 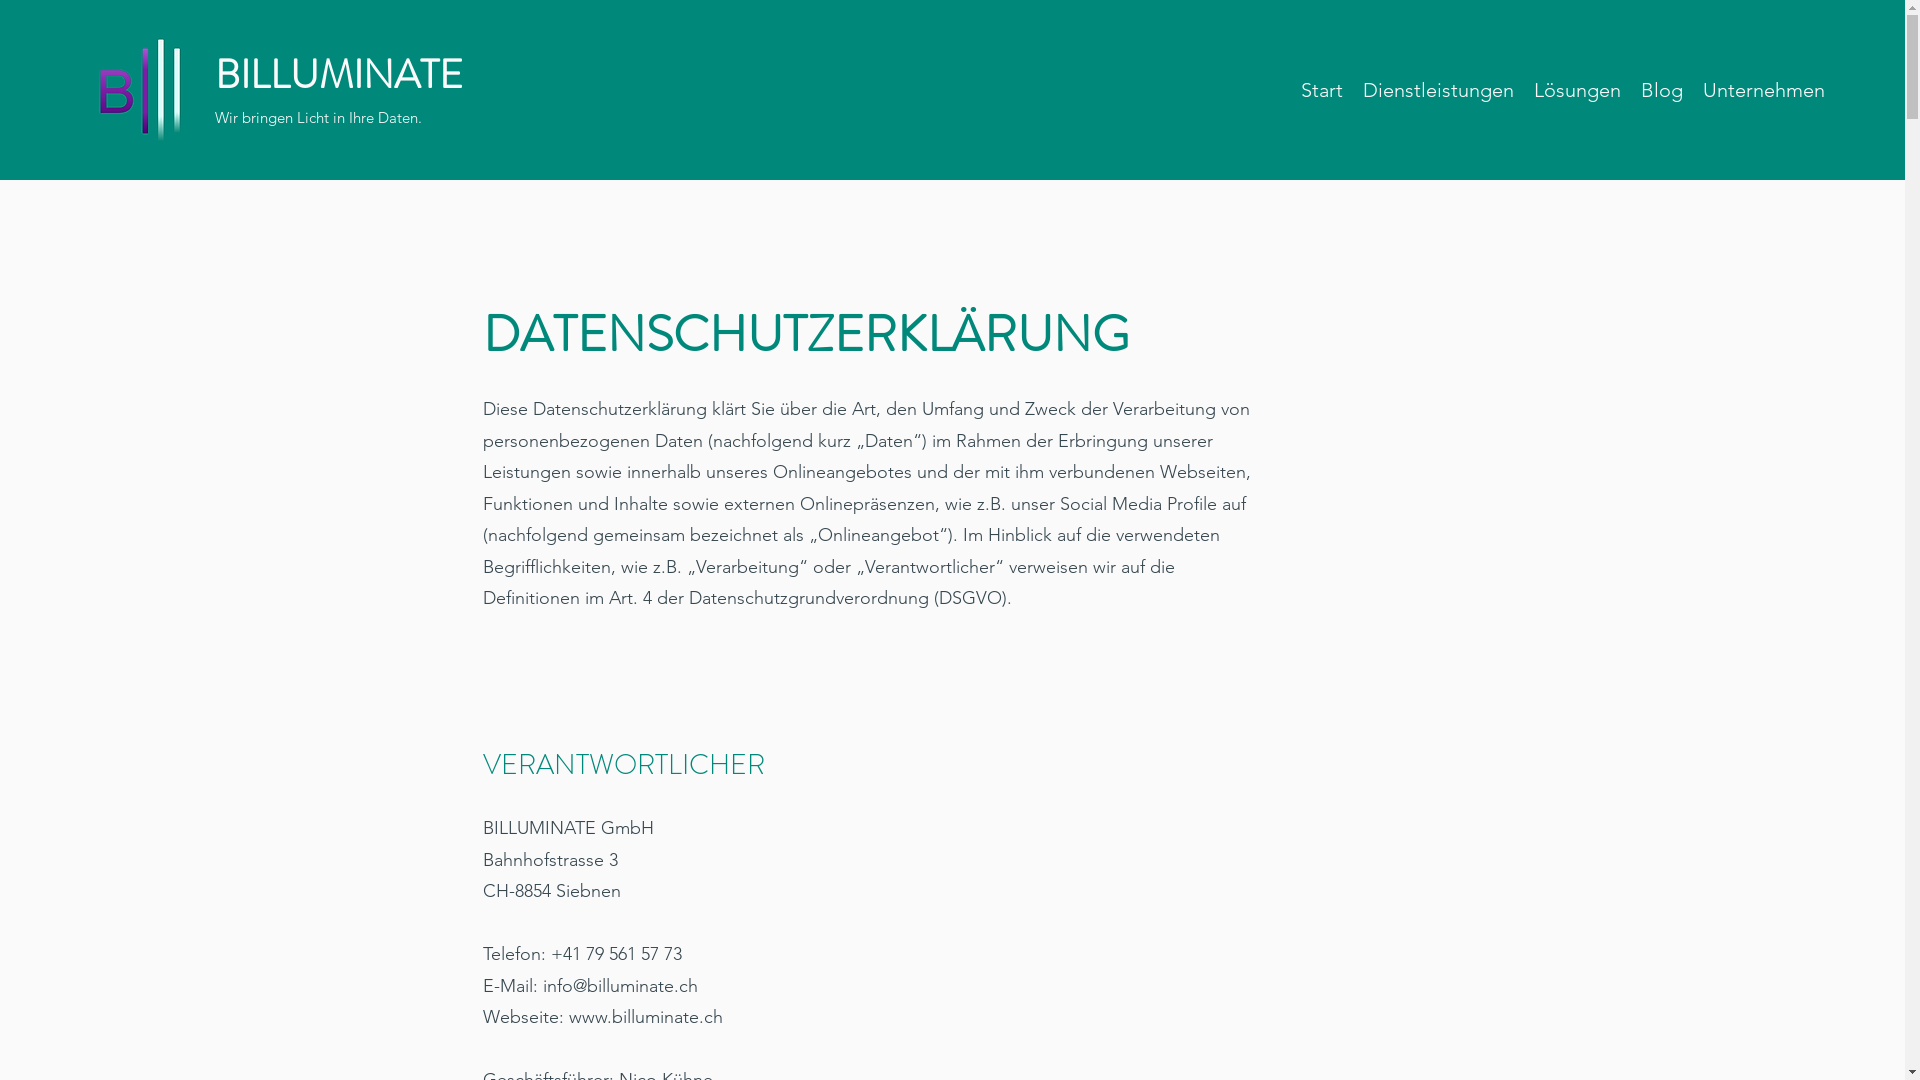 What do you see at coordinates (1692, 88) in the screenshot?
I see `'Unternehmen'` at bounding box center [1692, 88].